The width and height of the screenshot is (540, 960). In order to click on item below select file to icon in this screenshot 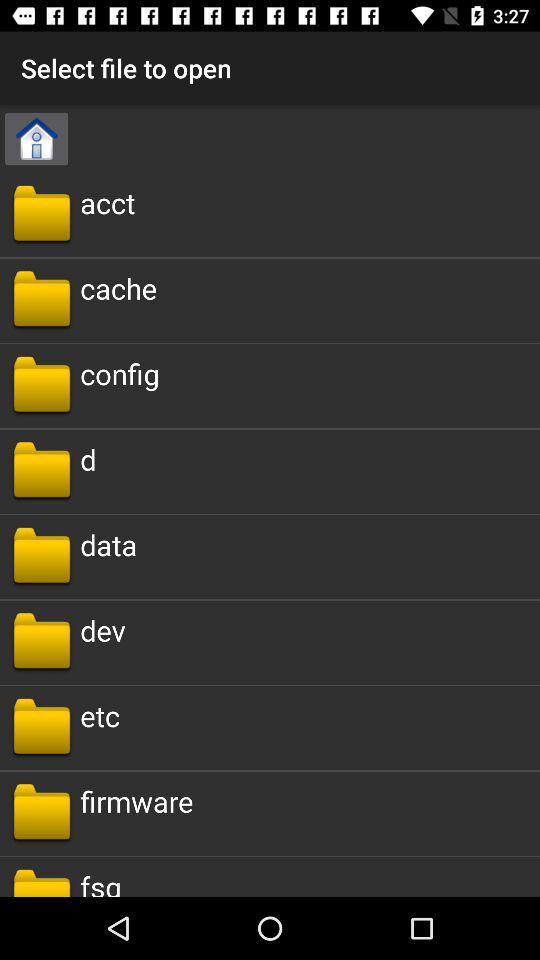, I will do `click(107, 202)`.